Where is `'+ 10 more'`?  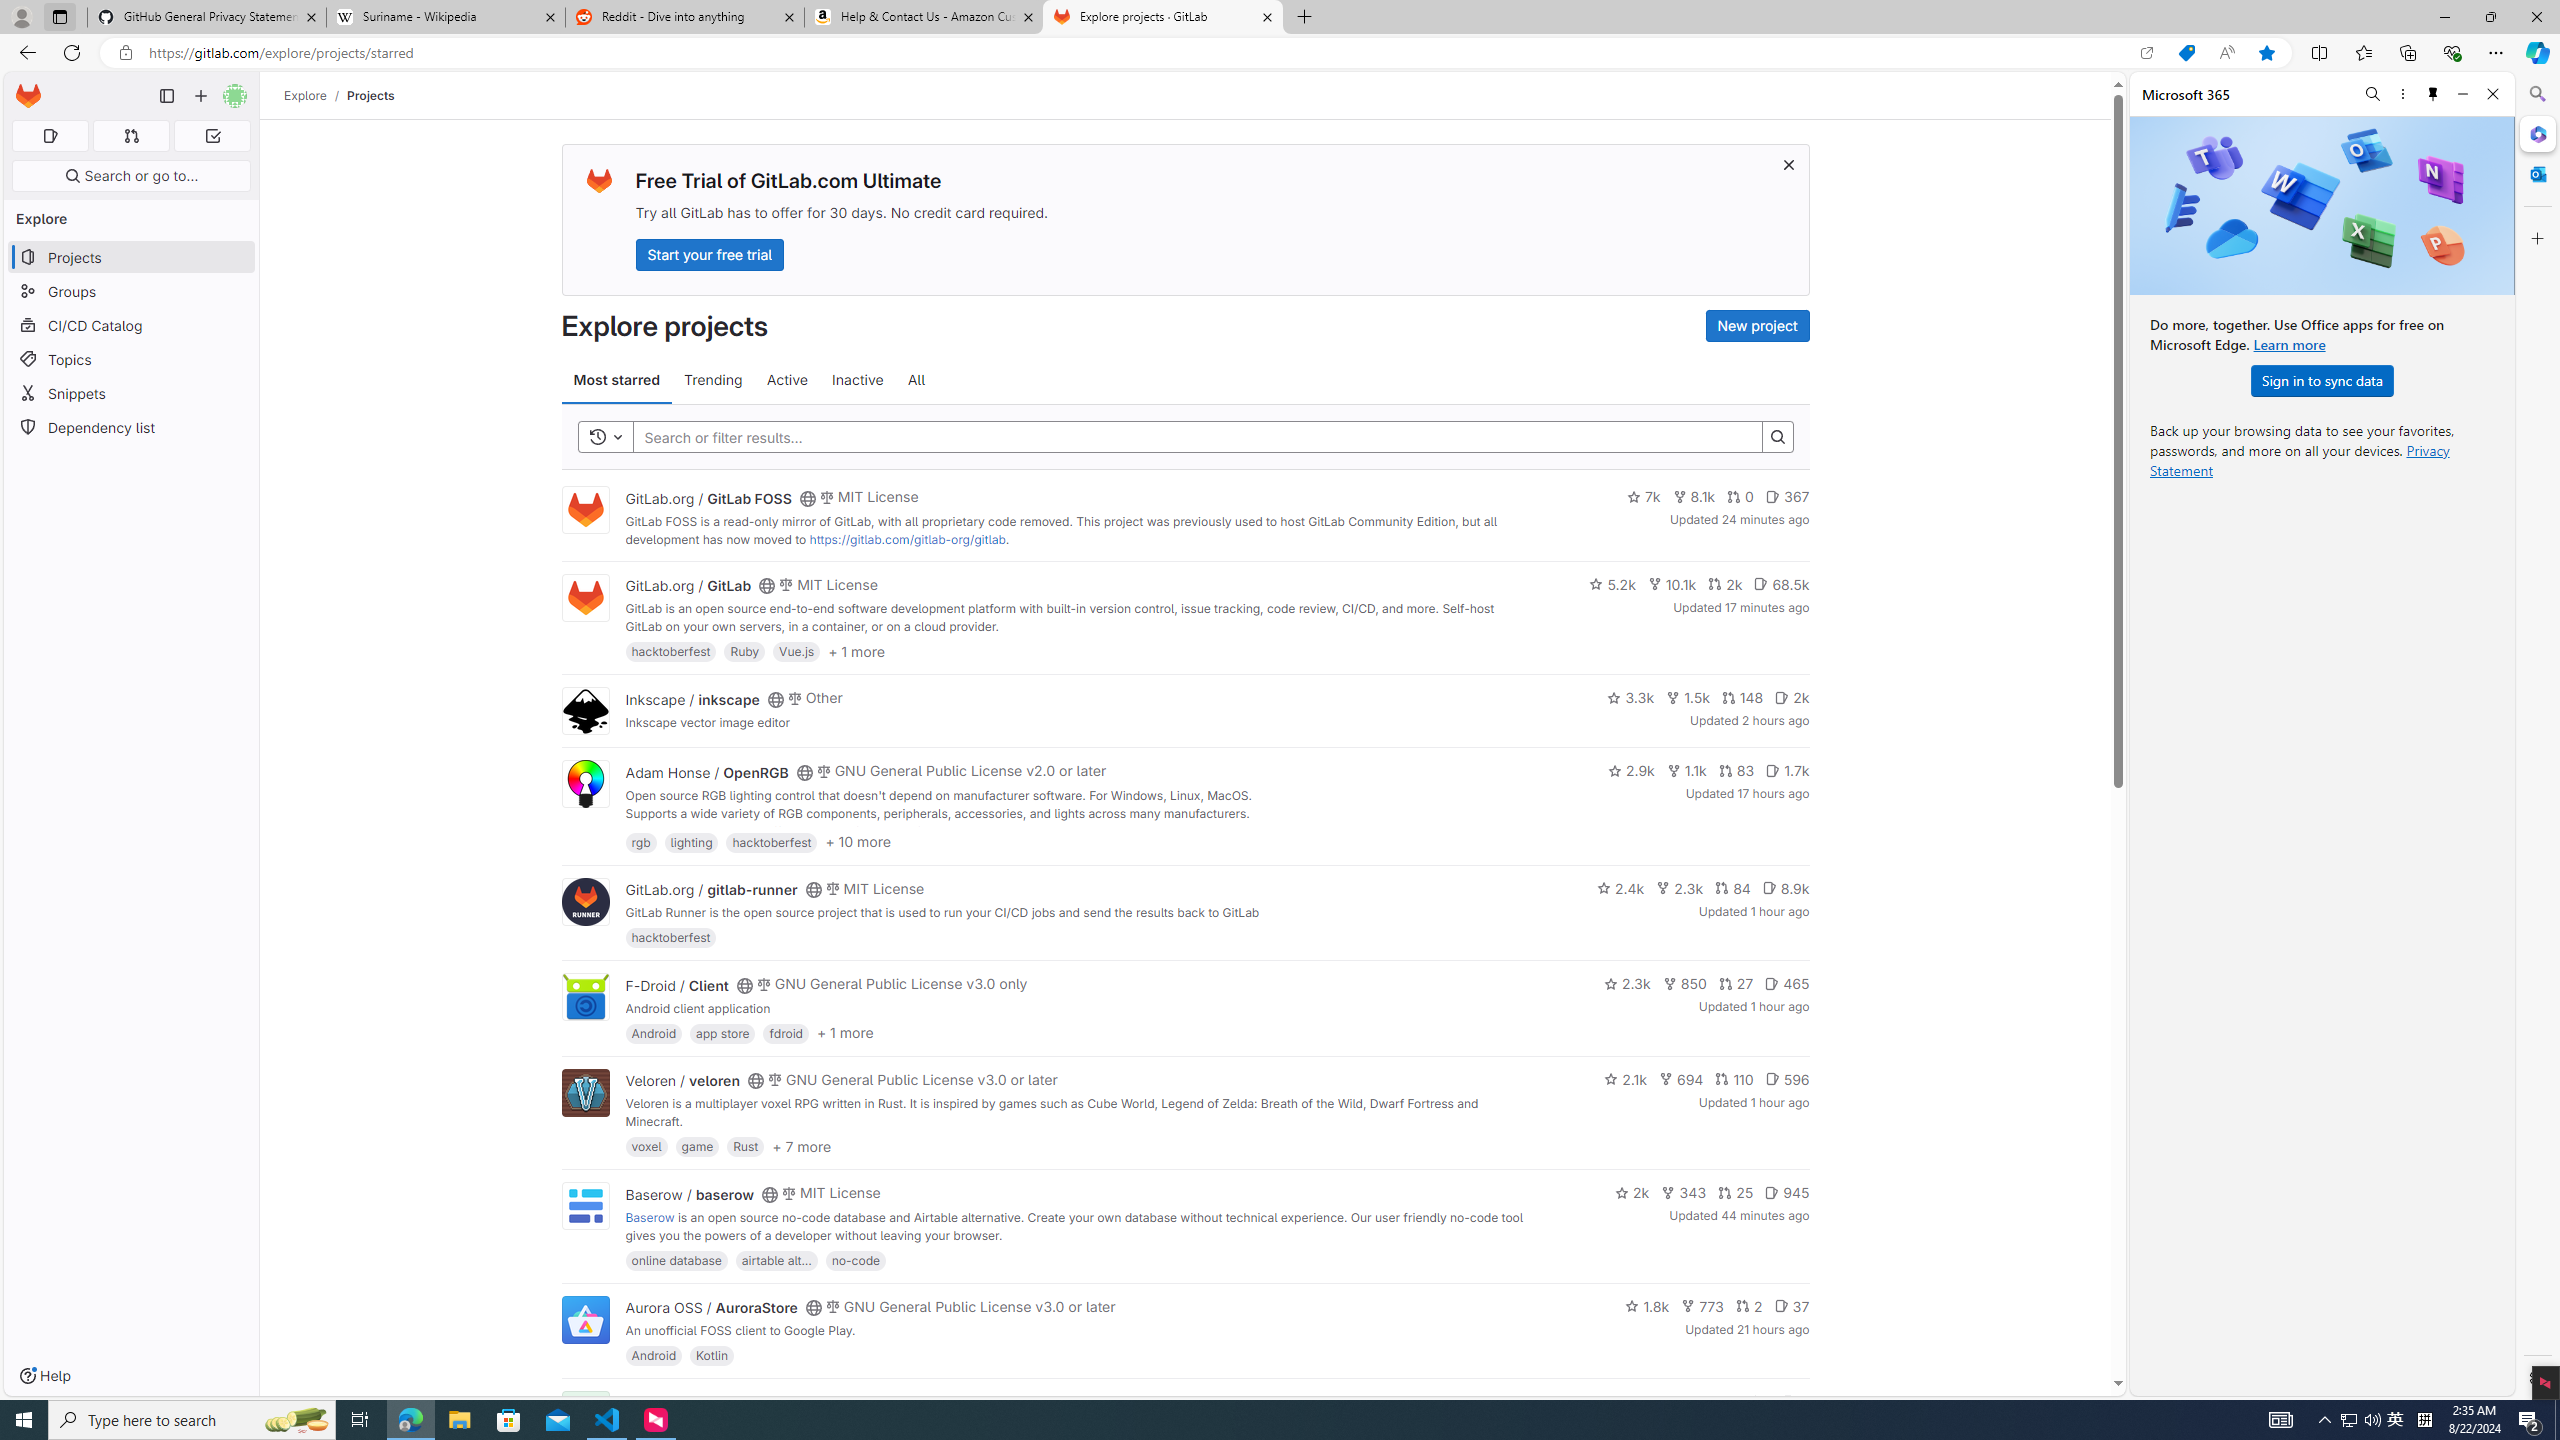
'+ 10 more' is located at coordinates (857, 840).